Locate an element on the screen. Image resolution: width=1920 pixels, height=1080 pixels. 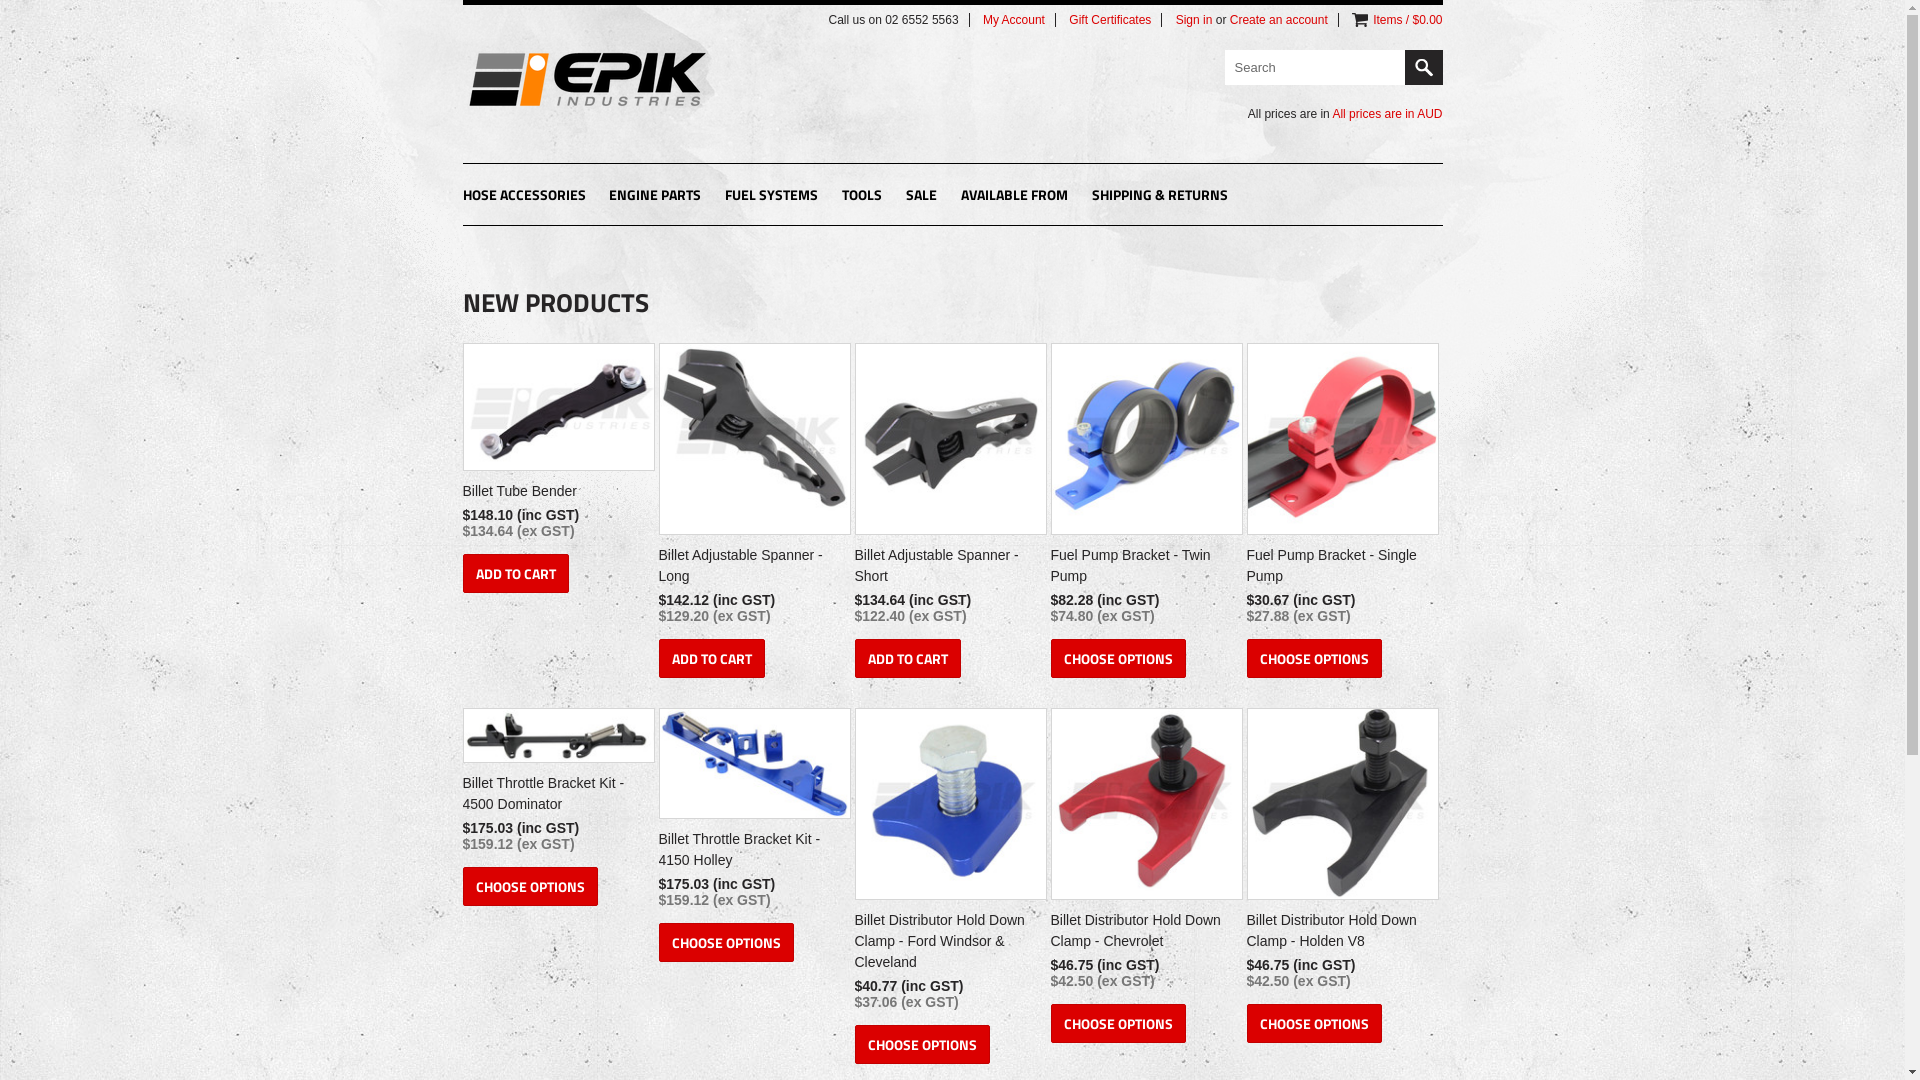
'TOOLS' is located at coordinates (862, 196).